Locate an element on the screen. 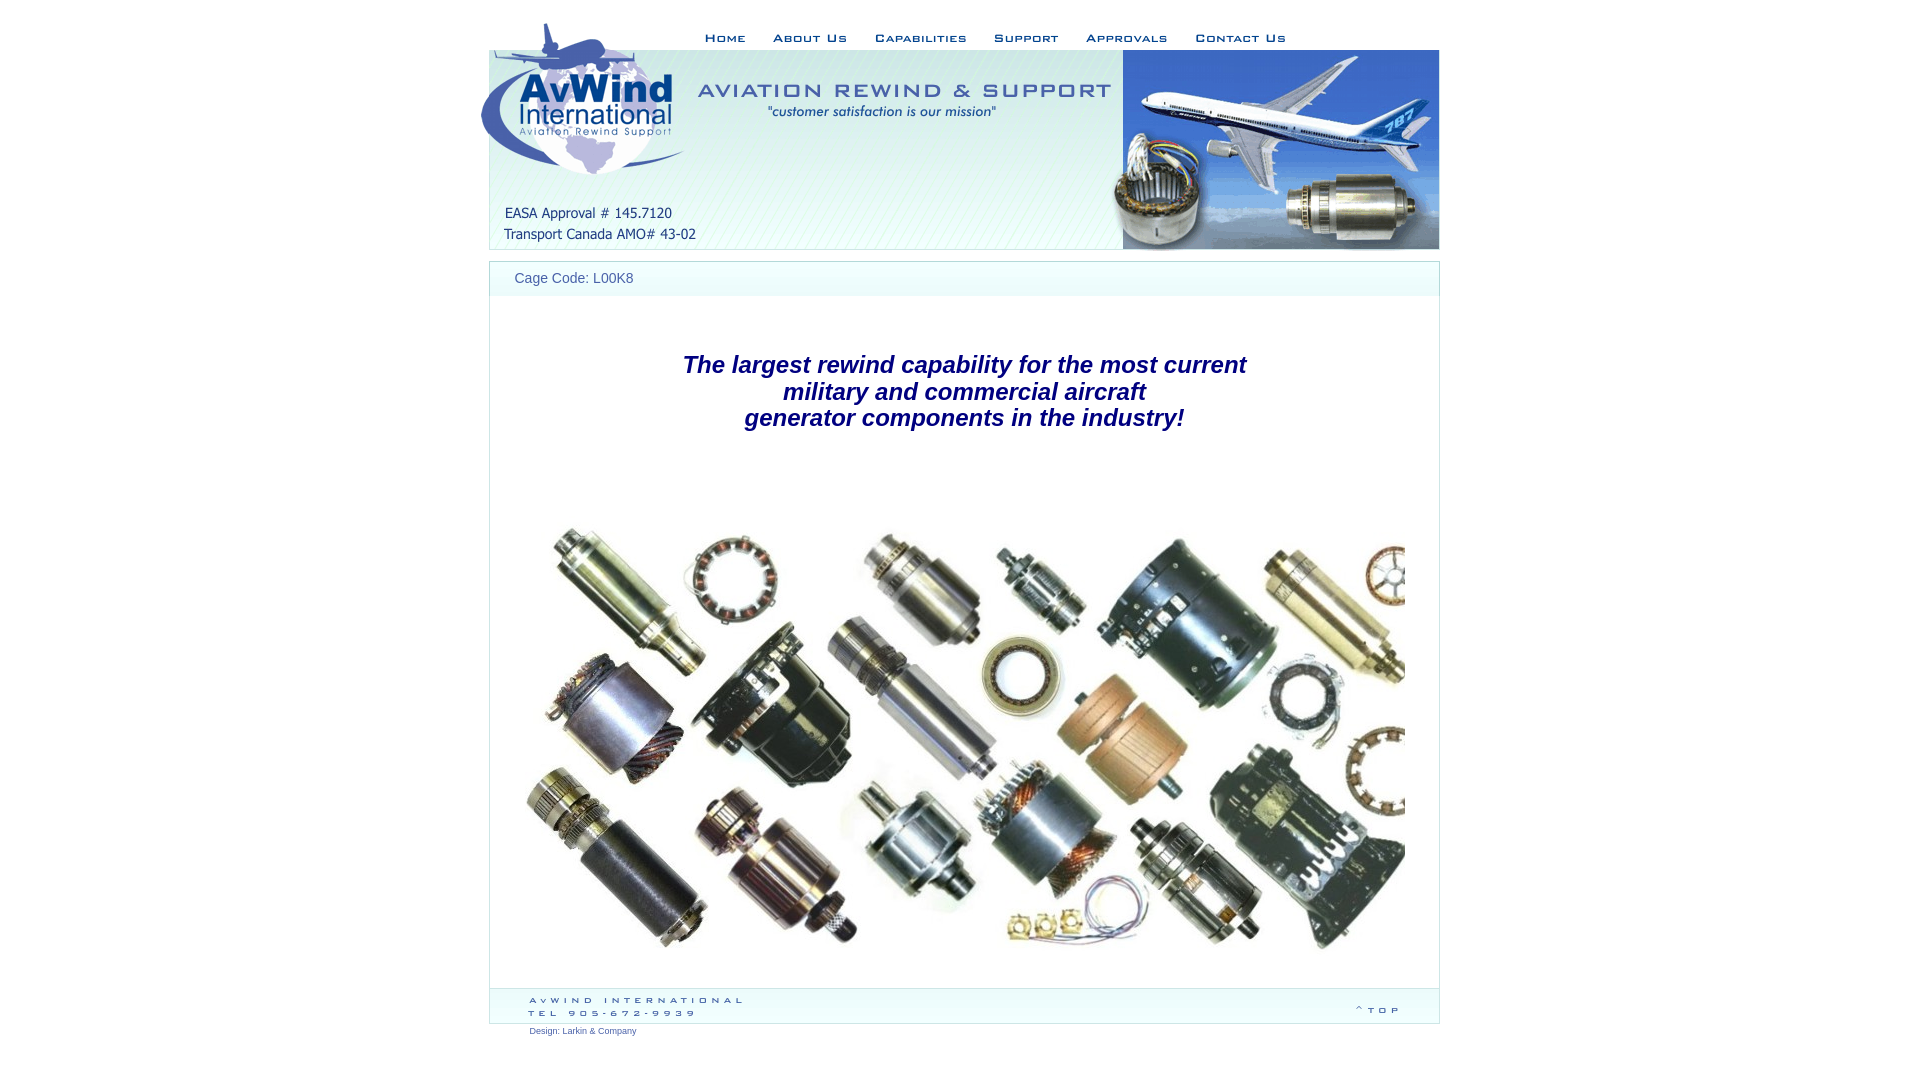 The height and width of the screenshot is (1080, 1920). 'Design: Larkin & Company' is located at coordinates (529, 1030).